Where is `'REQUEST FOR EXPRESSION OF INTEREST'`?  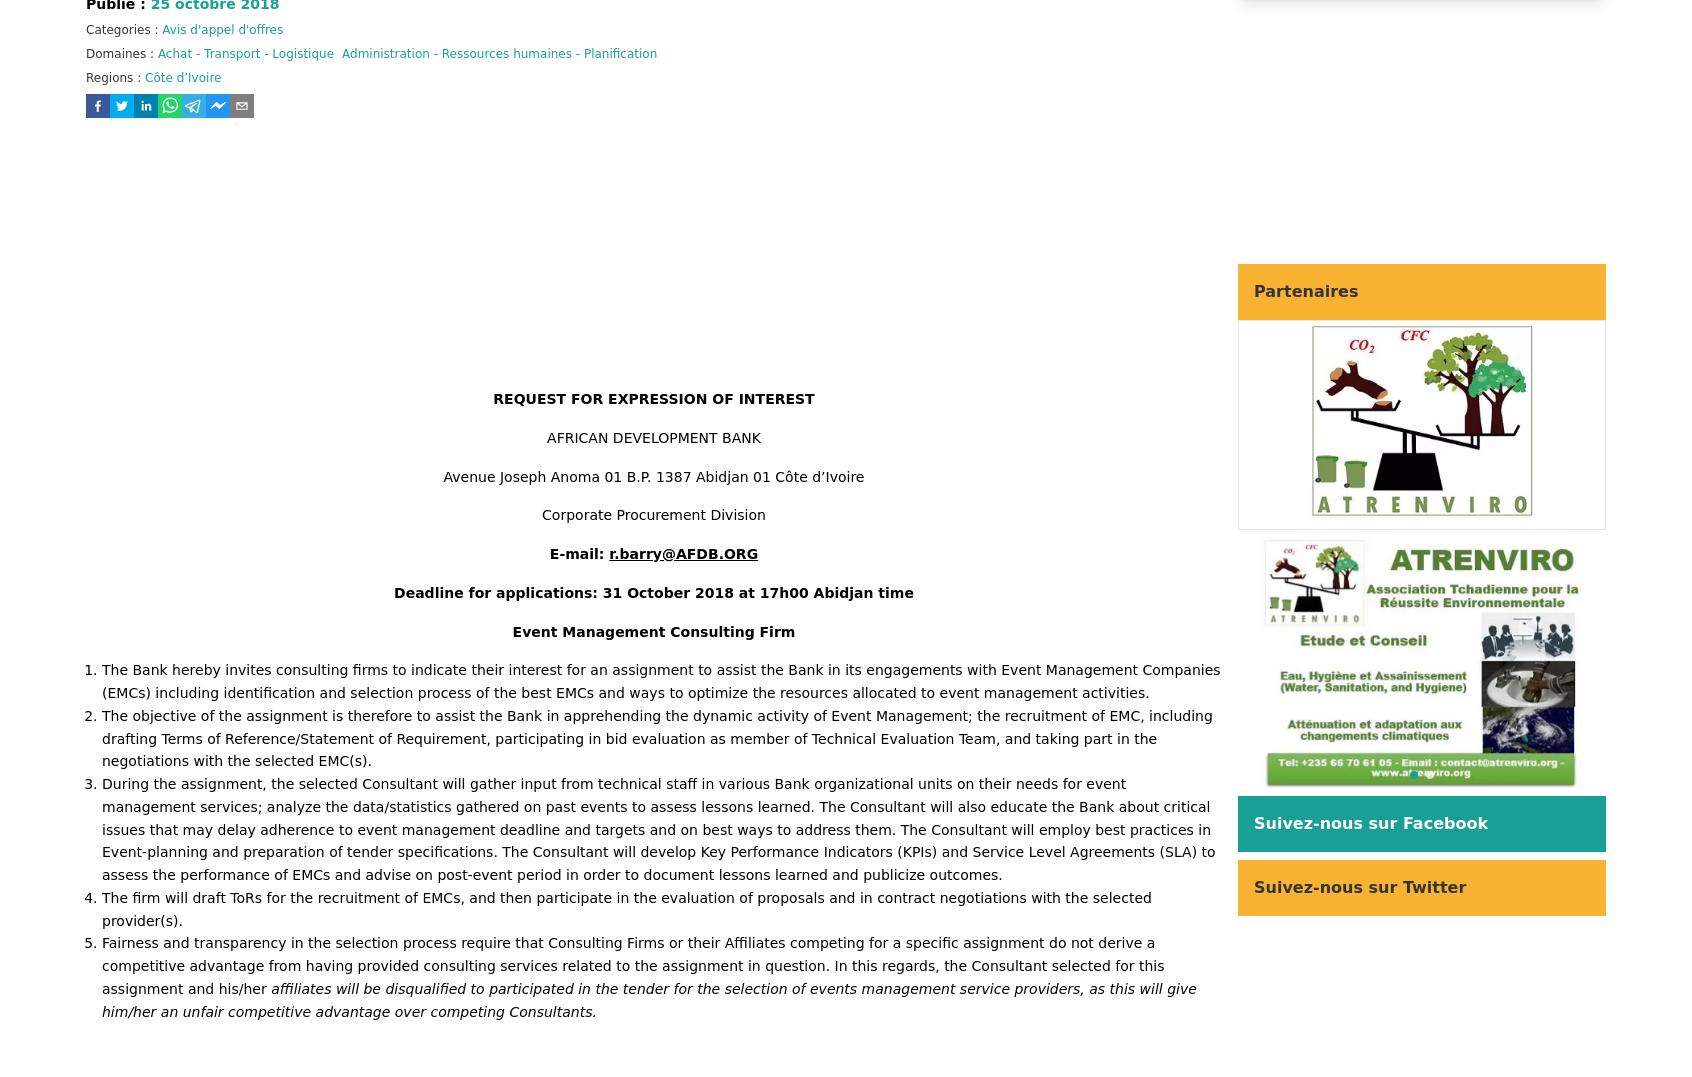
'REQUEST FOR EXPRESSION OF INTEREST' is located at coordinates (653, 399).